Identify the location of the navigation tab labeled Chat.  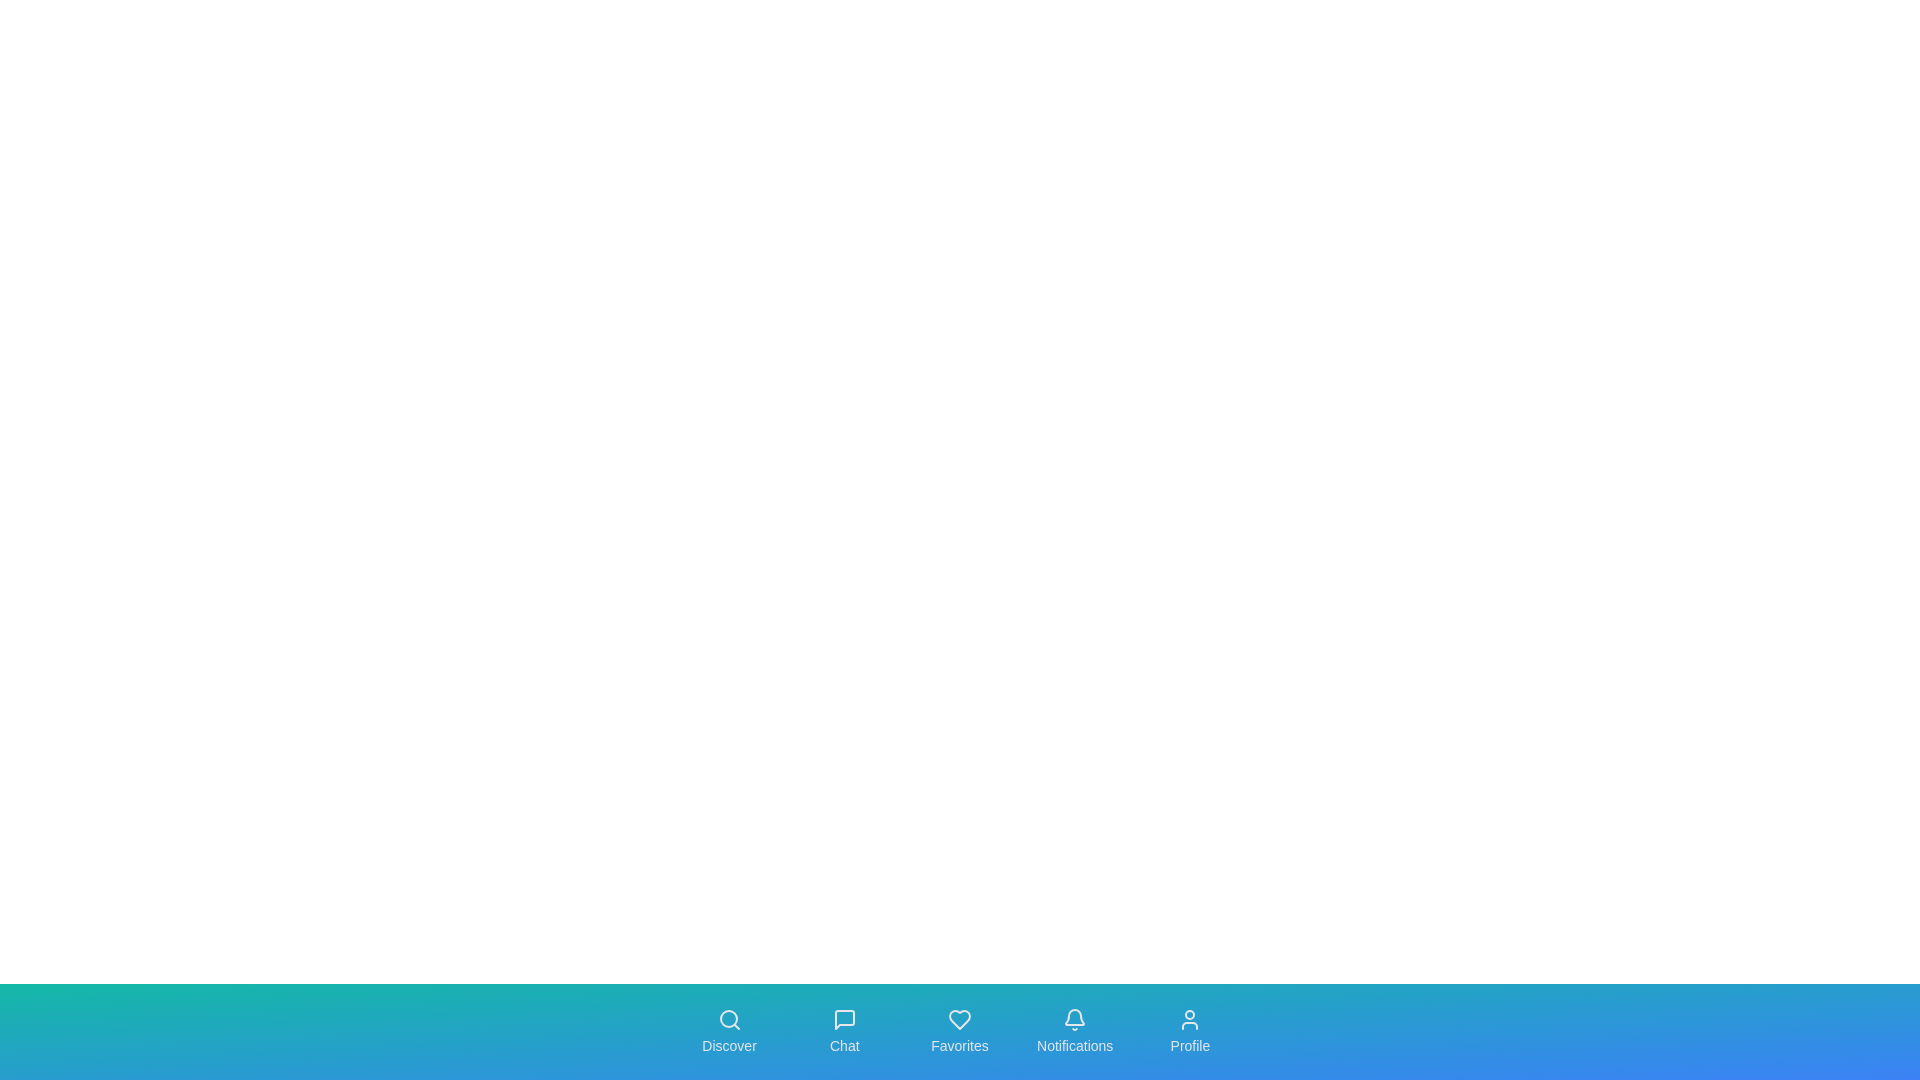
(844, 1032).